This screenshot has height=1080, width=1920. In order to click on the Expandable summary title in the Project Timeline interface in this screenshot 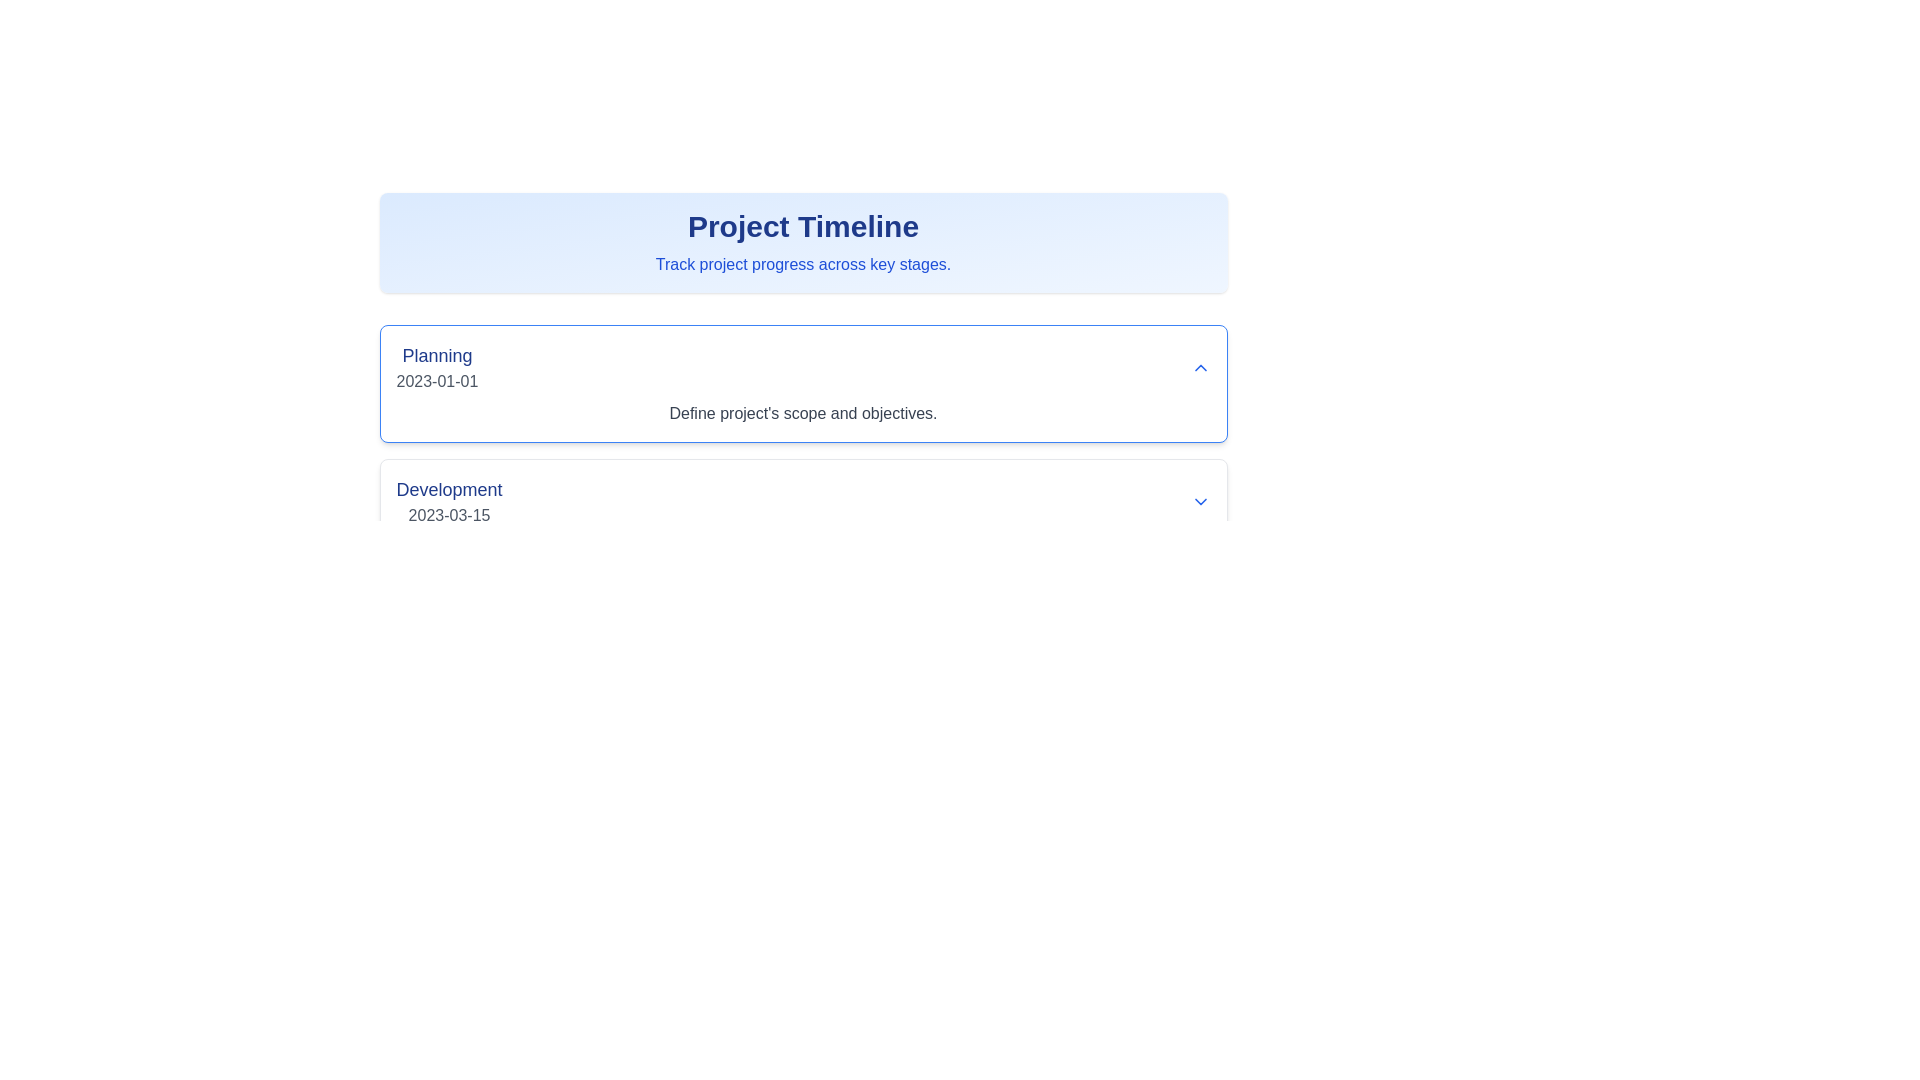, I will do `click(803, 367)`.